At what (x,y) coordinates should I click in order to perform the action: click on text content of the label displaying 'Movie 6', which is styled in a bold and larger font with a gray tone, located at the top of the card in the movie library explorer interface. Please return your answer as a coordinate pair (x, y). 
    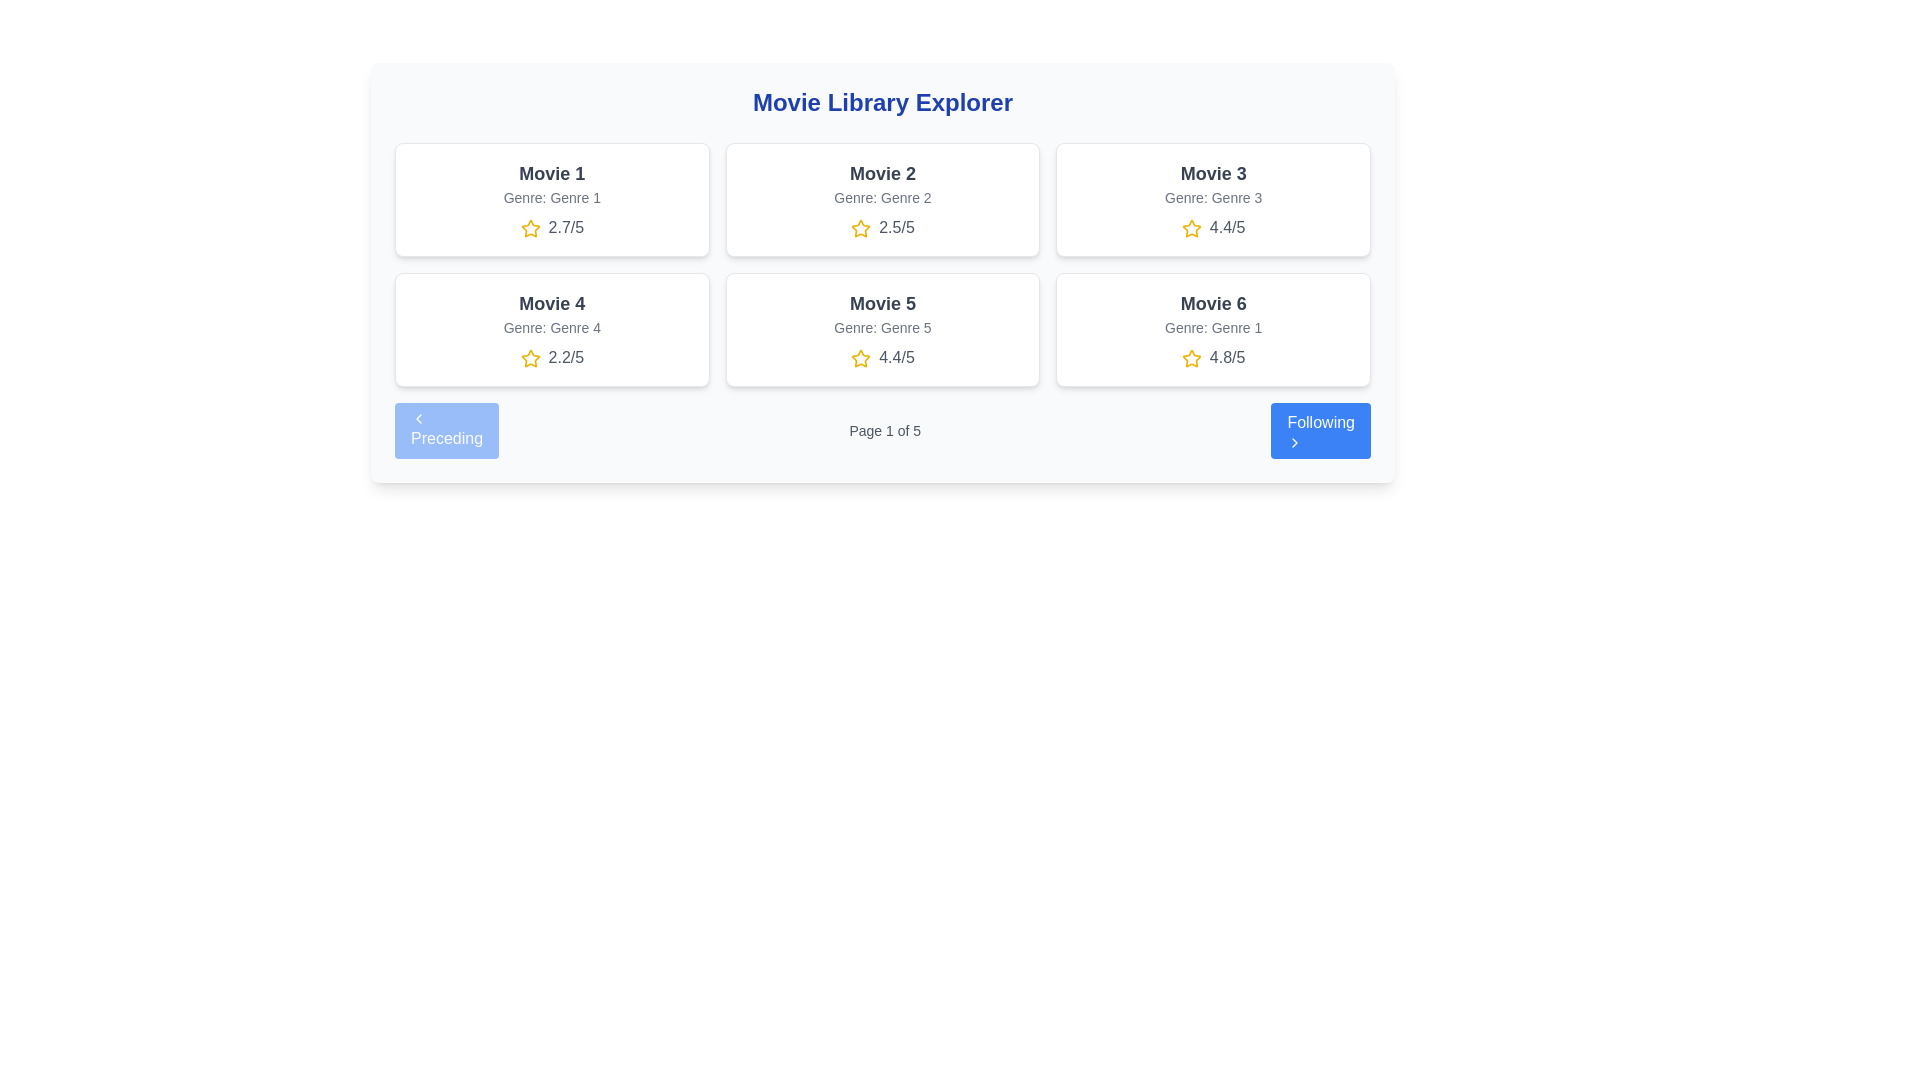
    Looking at the image, I should click on (1212, 304).